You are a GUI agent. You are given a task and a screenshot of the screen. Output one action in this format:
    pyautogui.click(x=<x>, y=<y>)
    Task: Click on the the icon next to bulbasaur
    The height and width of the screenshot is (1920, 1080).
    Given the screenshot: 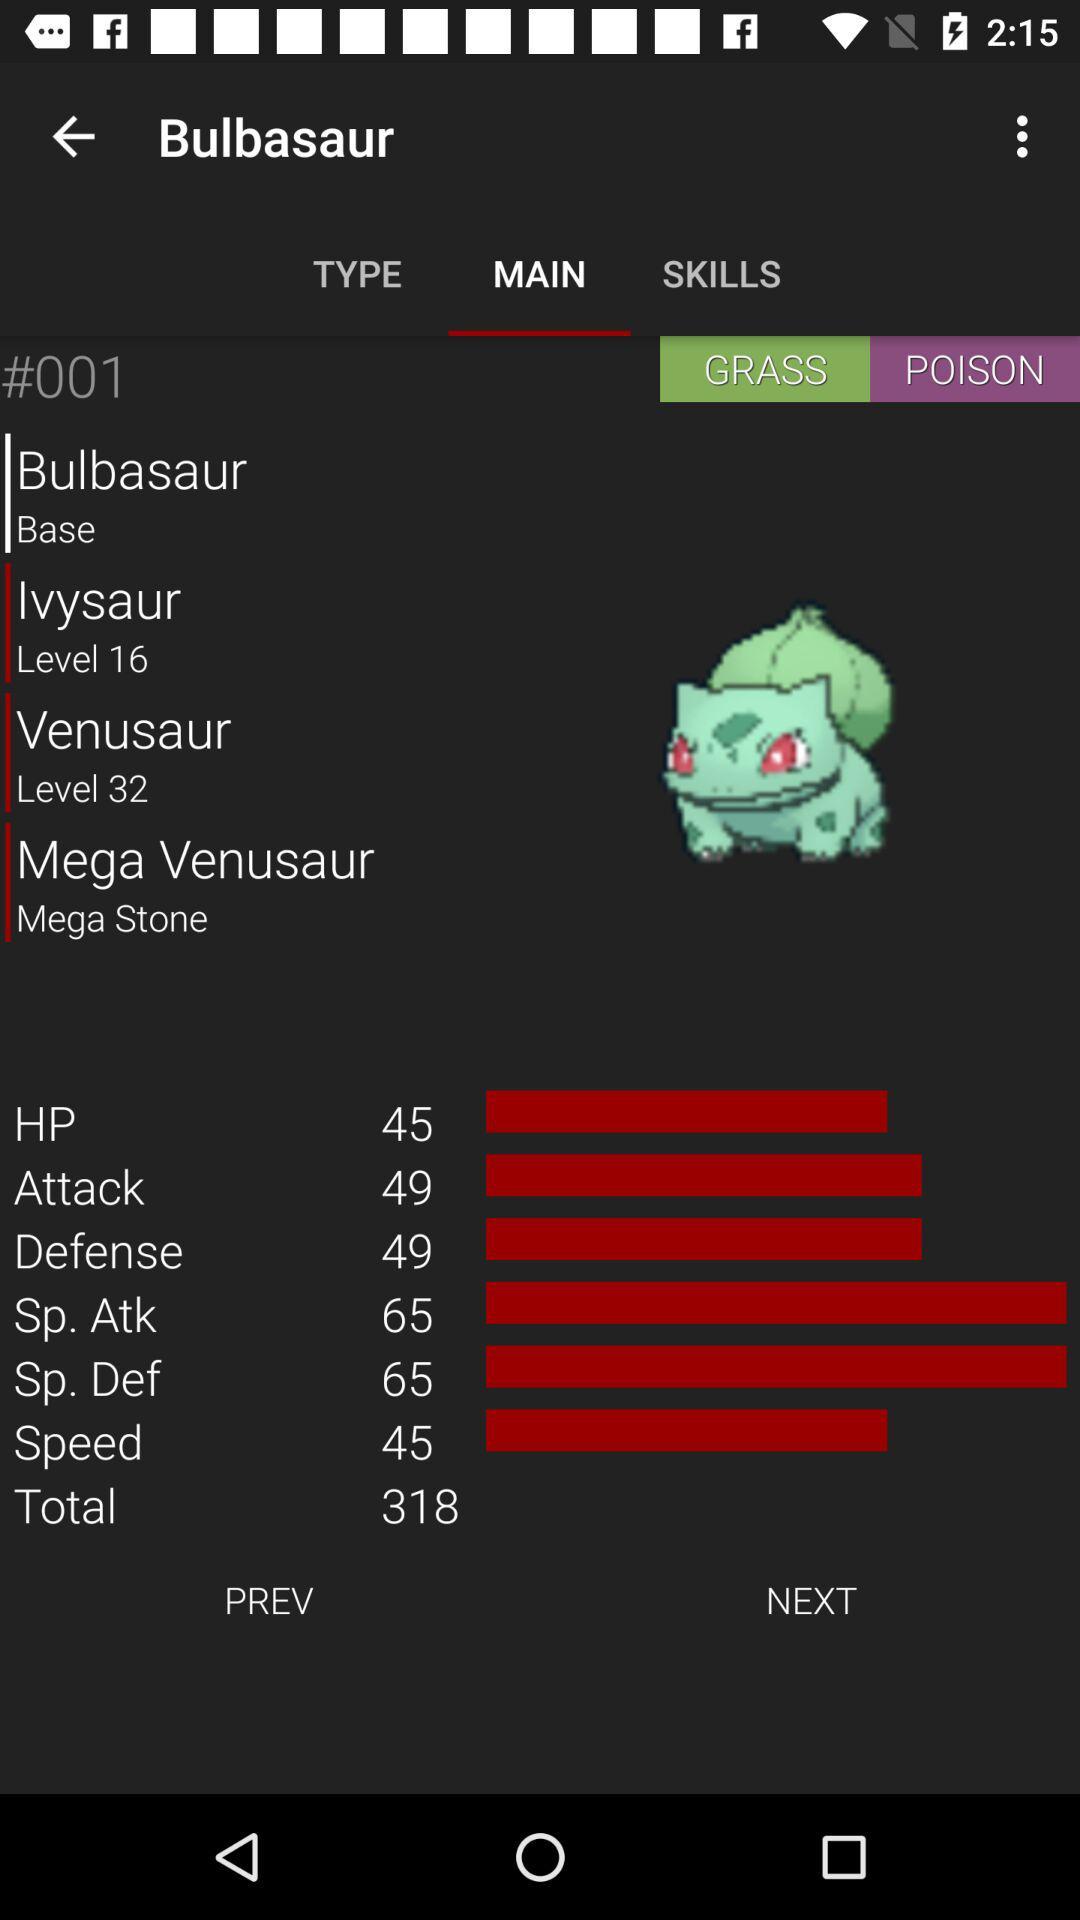 What is the action you would take?
    pyautogui.click(x=775, y=732)
    